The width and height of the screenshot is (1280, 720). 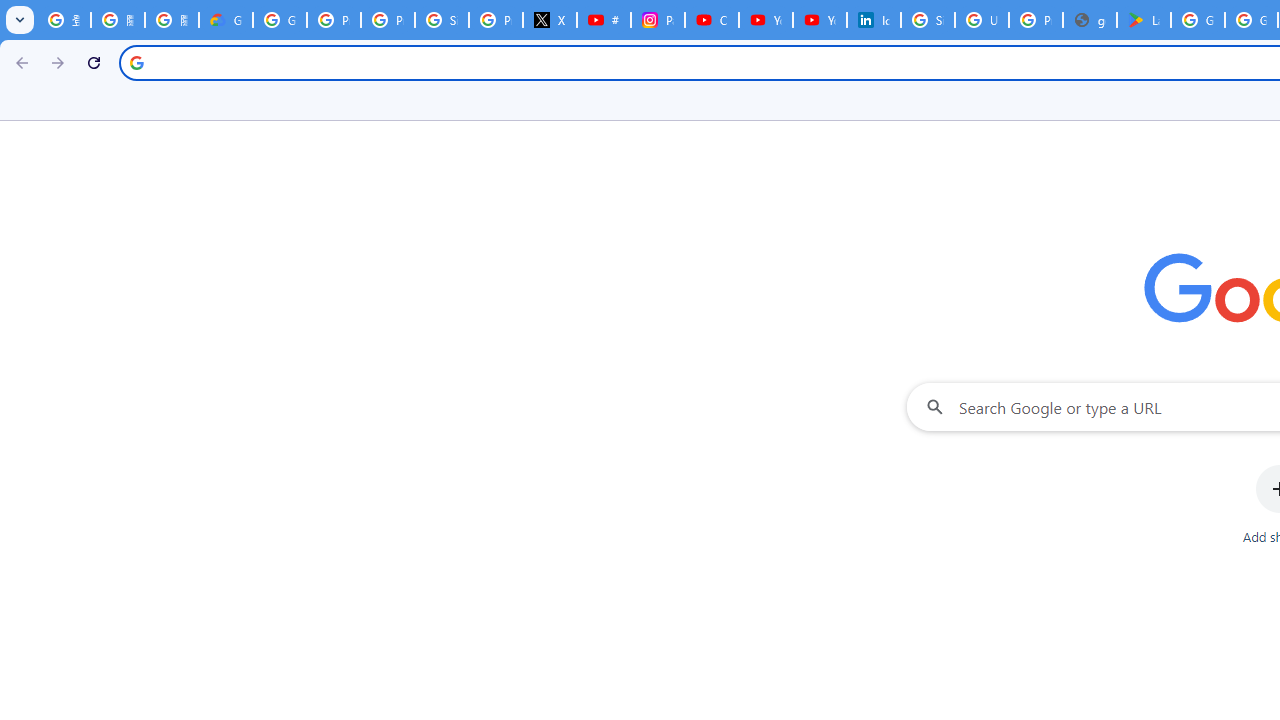 I want to click on 'Privacy Help Center - Policies Help', so click(x=387, y=20).